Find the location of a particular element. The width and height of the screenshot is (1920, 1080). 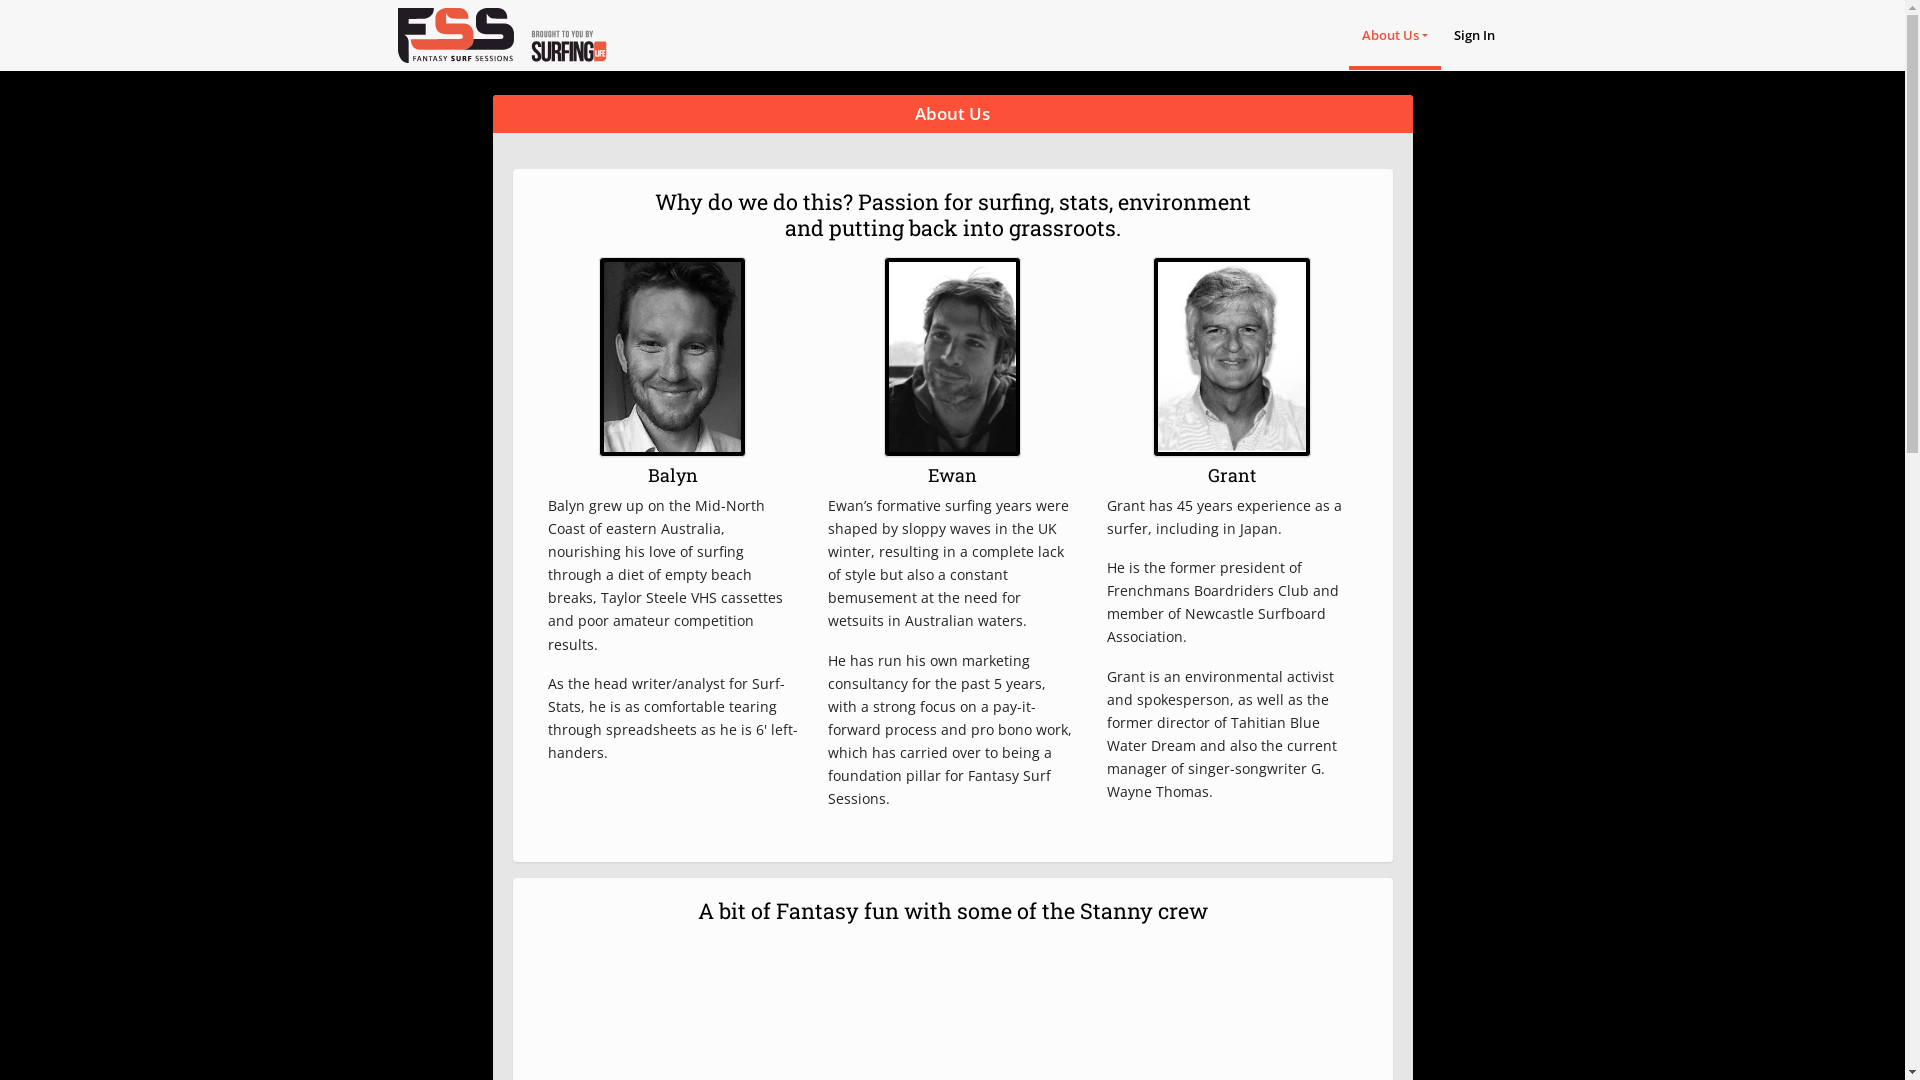

'About Us' is located at coordinates (1394, 34).